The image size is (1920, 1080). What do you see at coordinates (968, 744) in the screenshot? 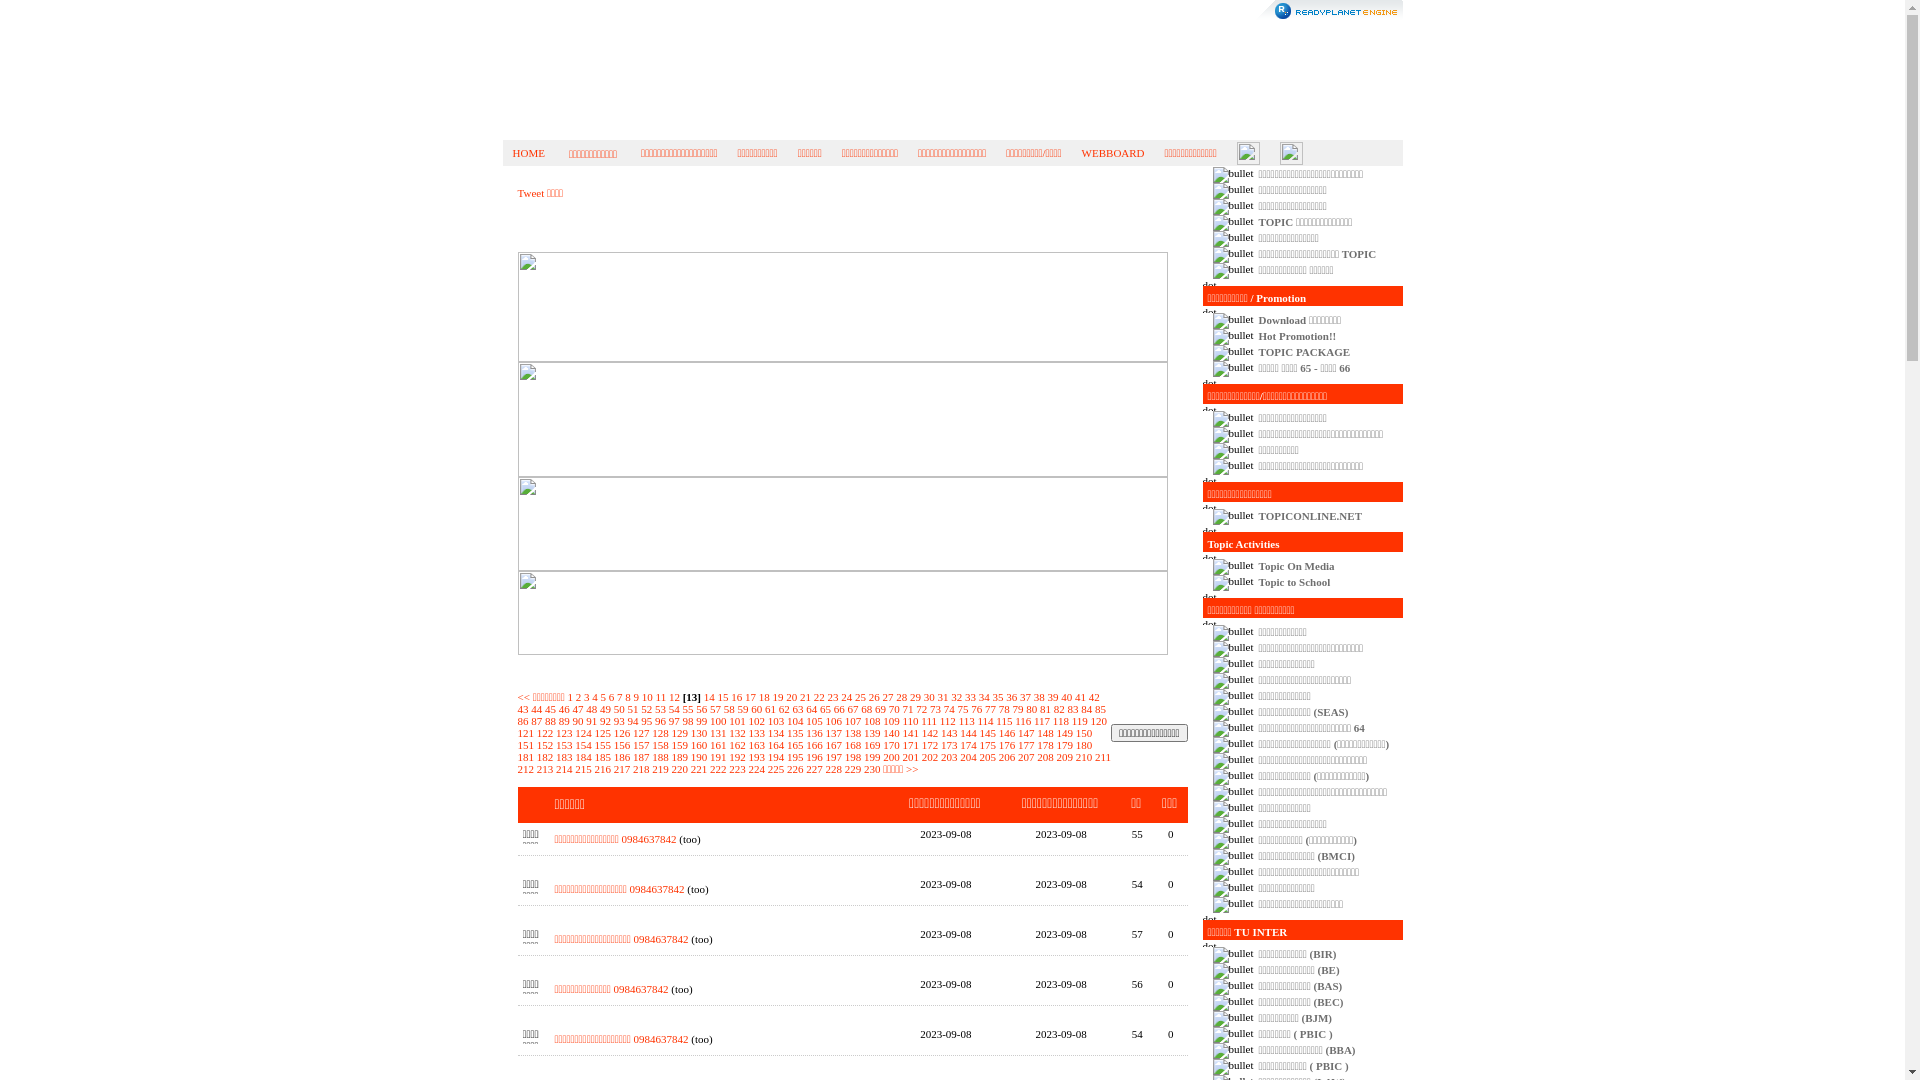
I see `'174'` at bounding box center [968, 744].